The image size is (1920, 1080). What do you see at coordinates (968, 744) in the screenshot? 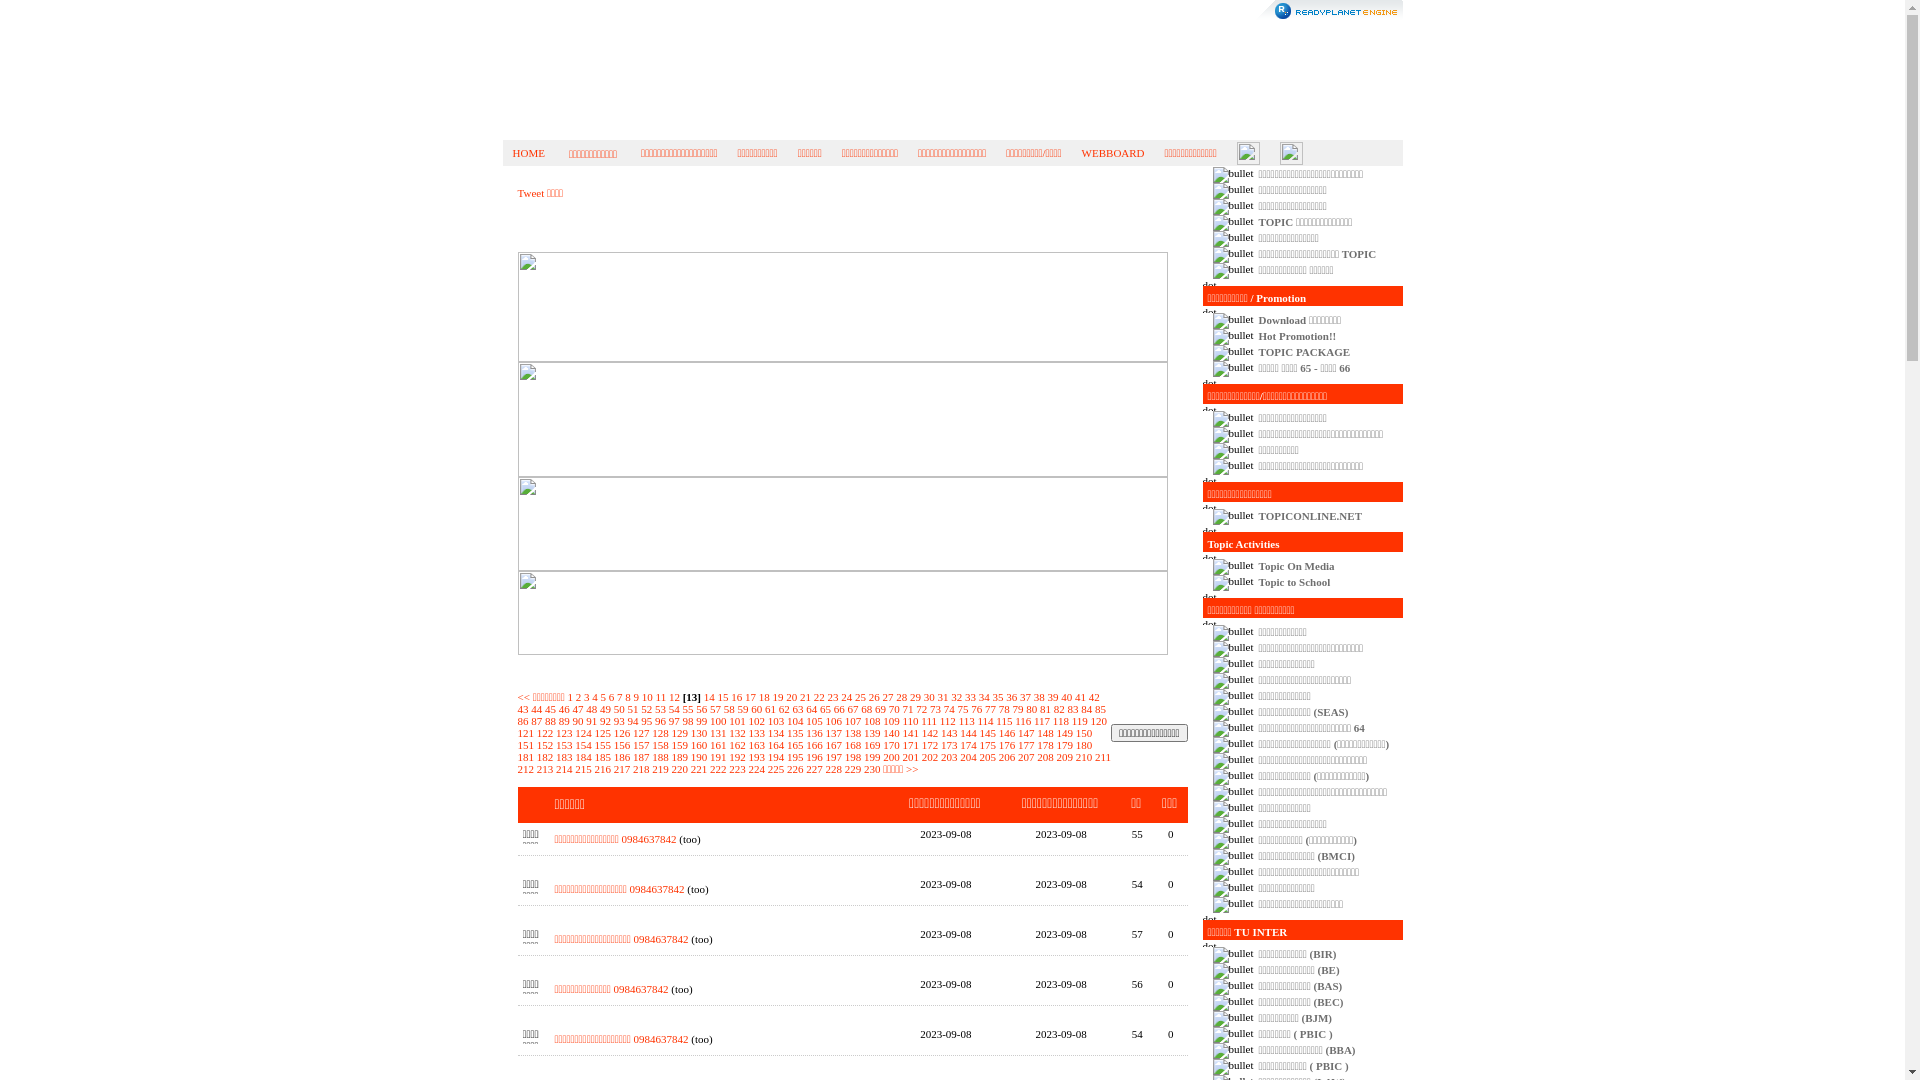
I see `'174'` at bounding box center [968, 744].